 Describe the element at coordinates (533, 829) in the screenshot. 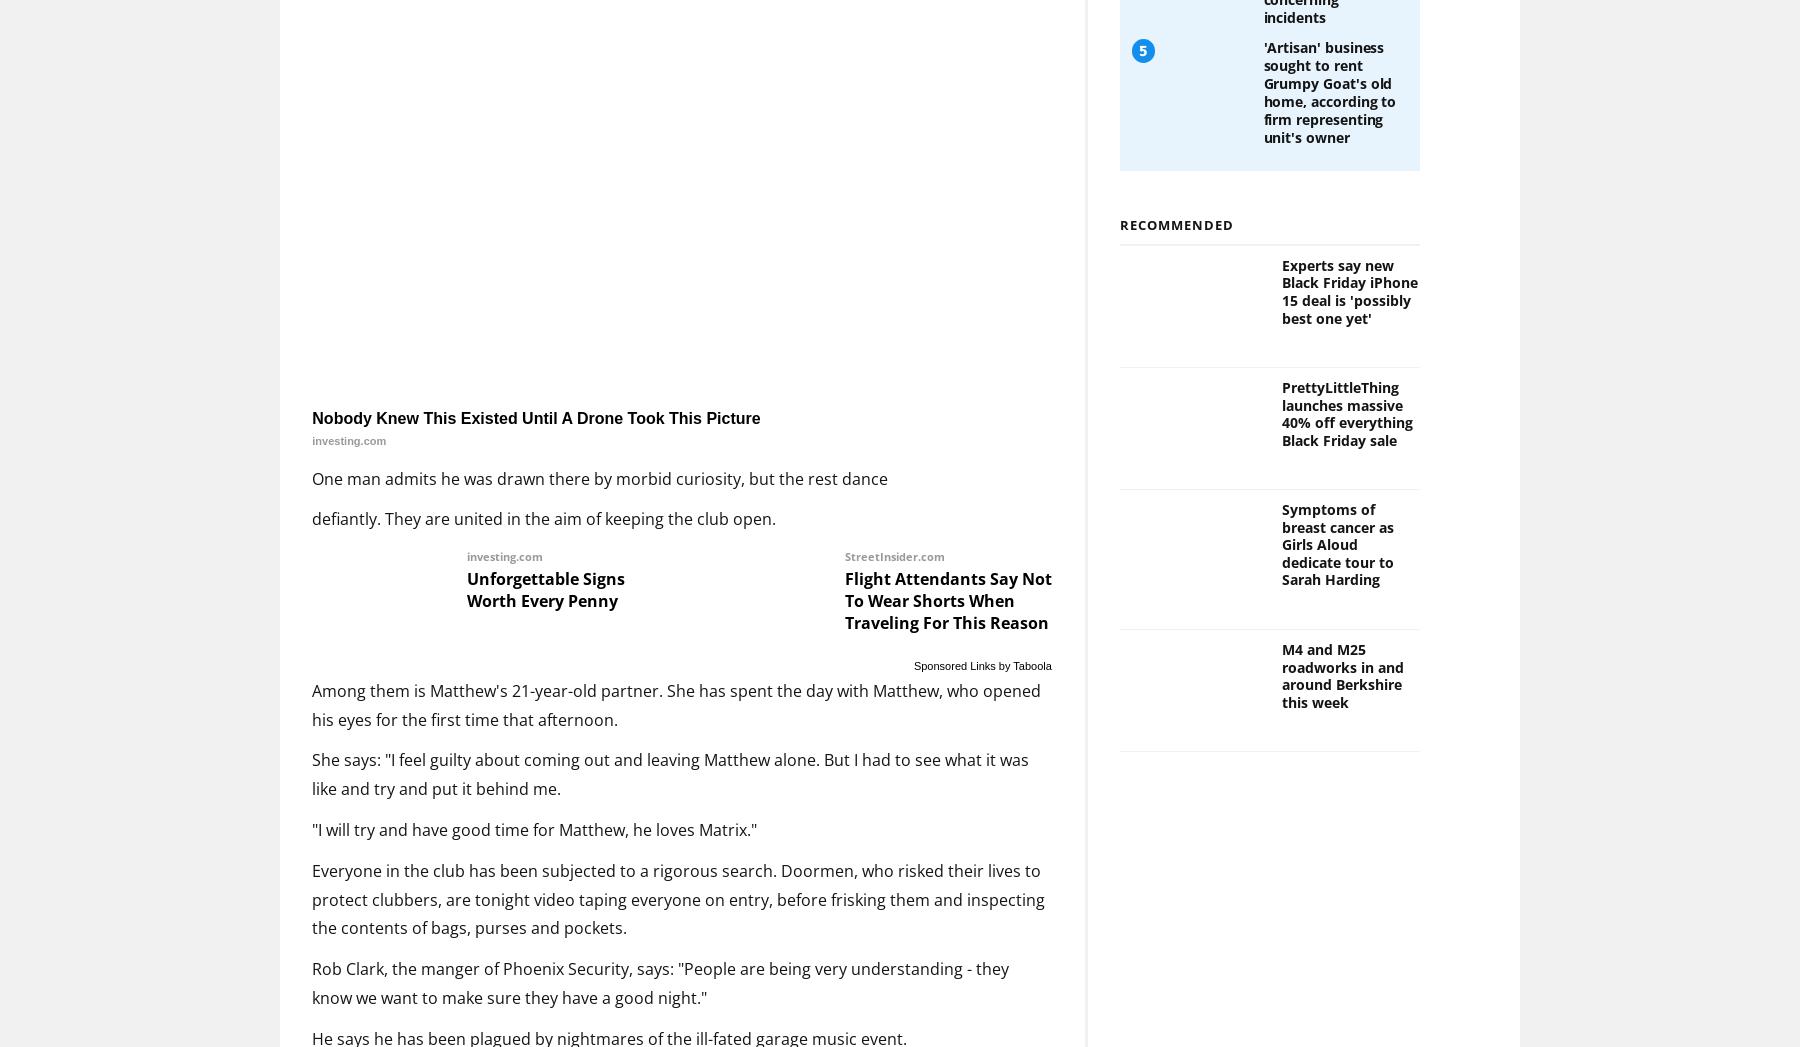

I see `'"I will try and have good time for Matthew, he loves Matrix."'` at that location.